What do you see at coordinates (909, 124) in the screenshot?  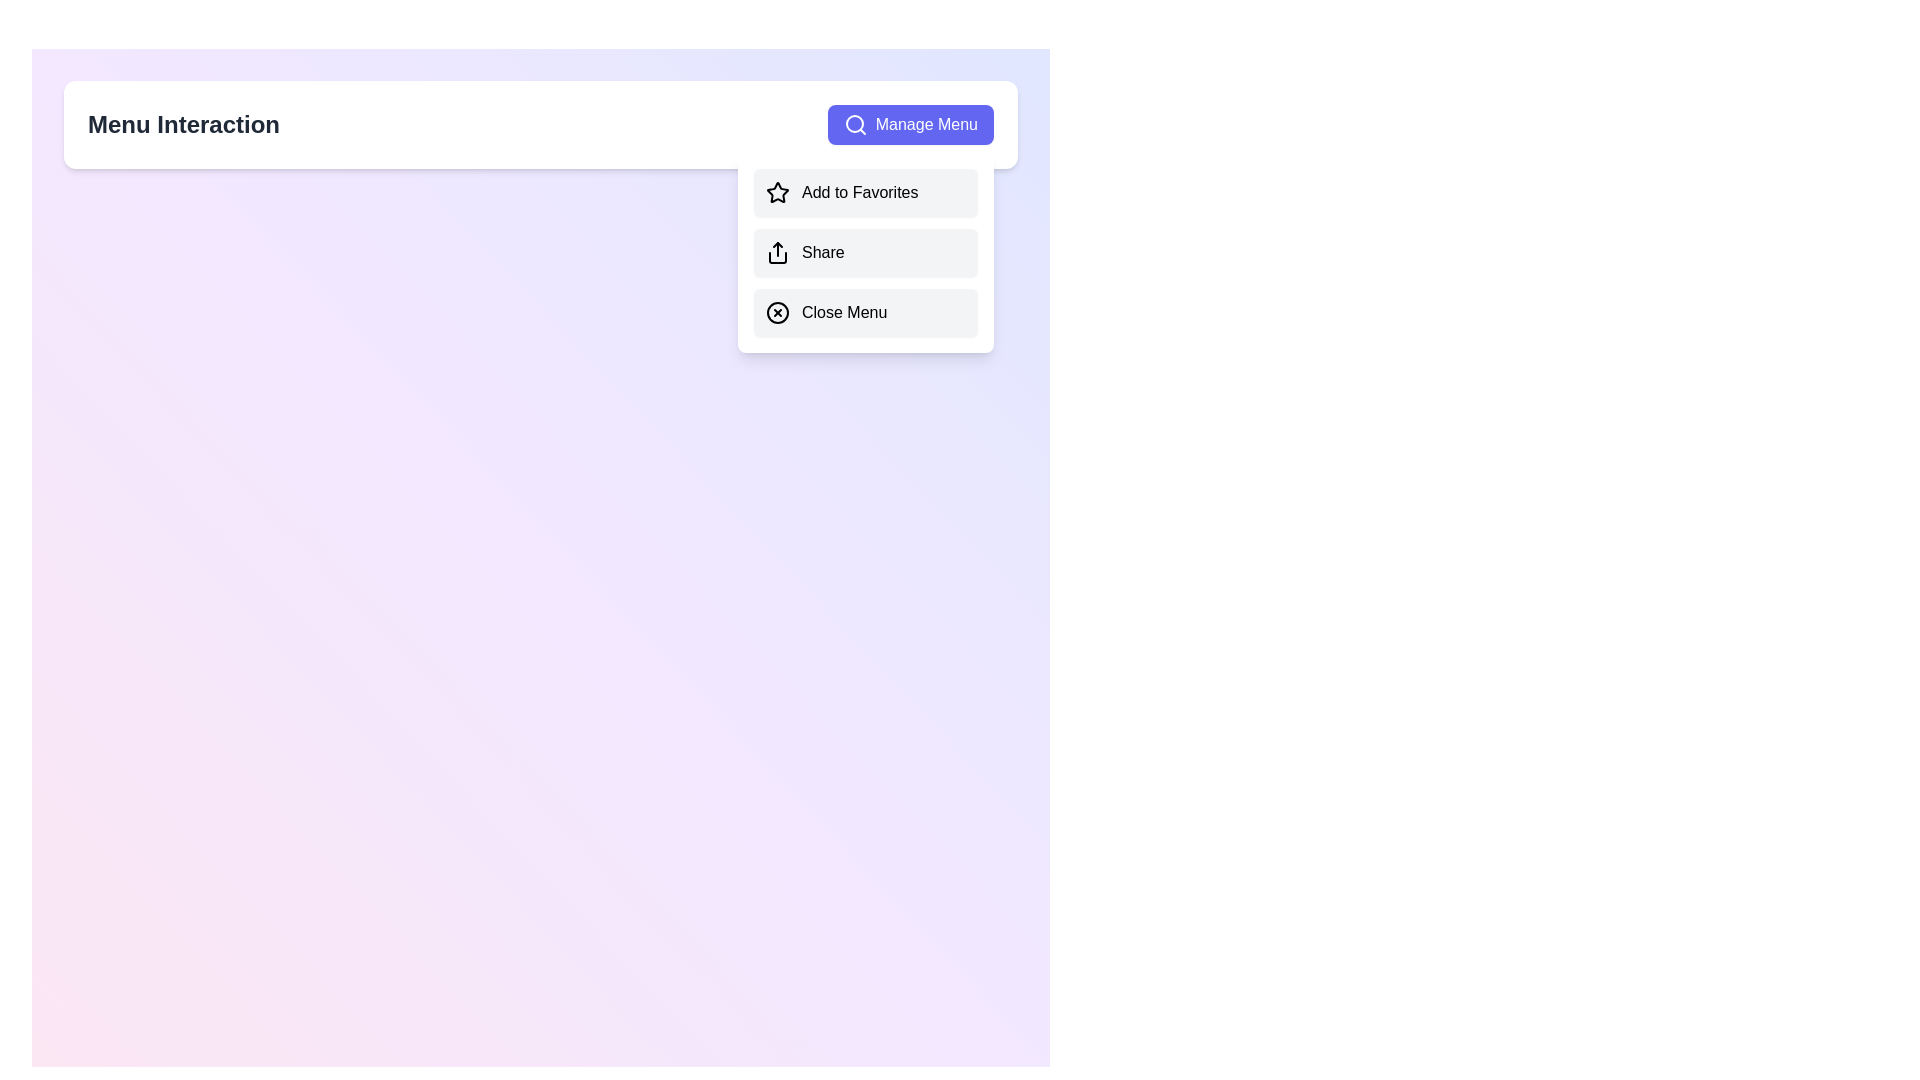 I see `the 'Manage Menu' button, which has a purple background and white text, to potentially display a tooltip` at bounding box center [909, 124].